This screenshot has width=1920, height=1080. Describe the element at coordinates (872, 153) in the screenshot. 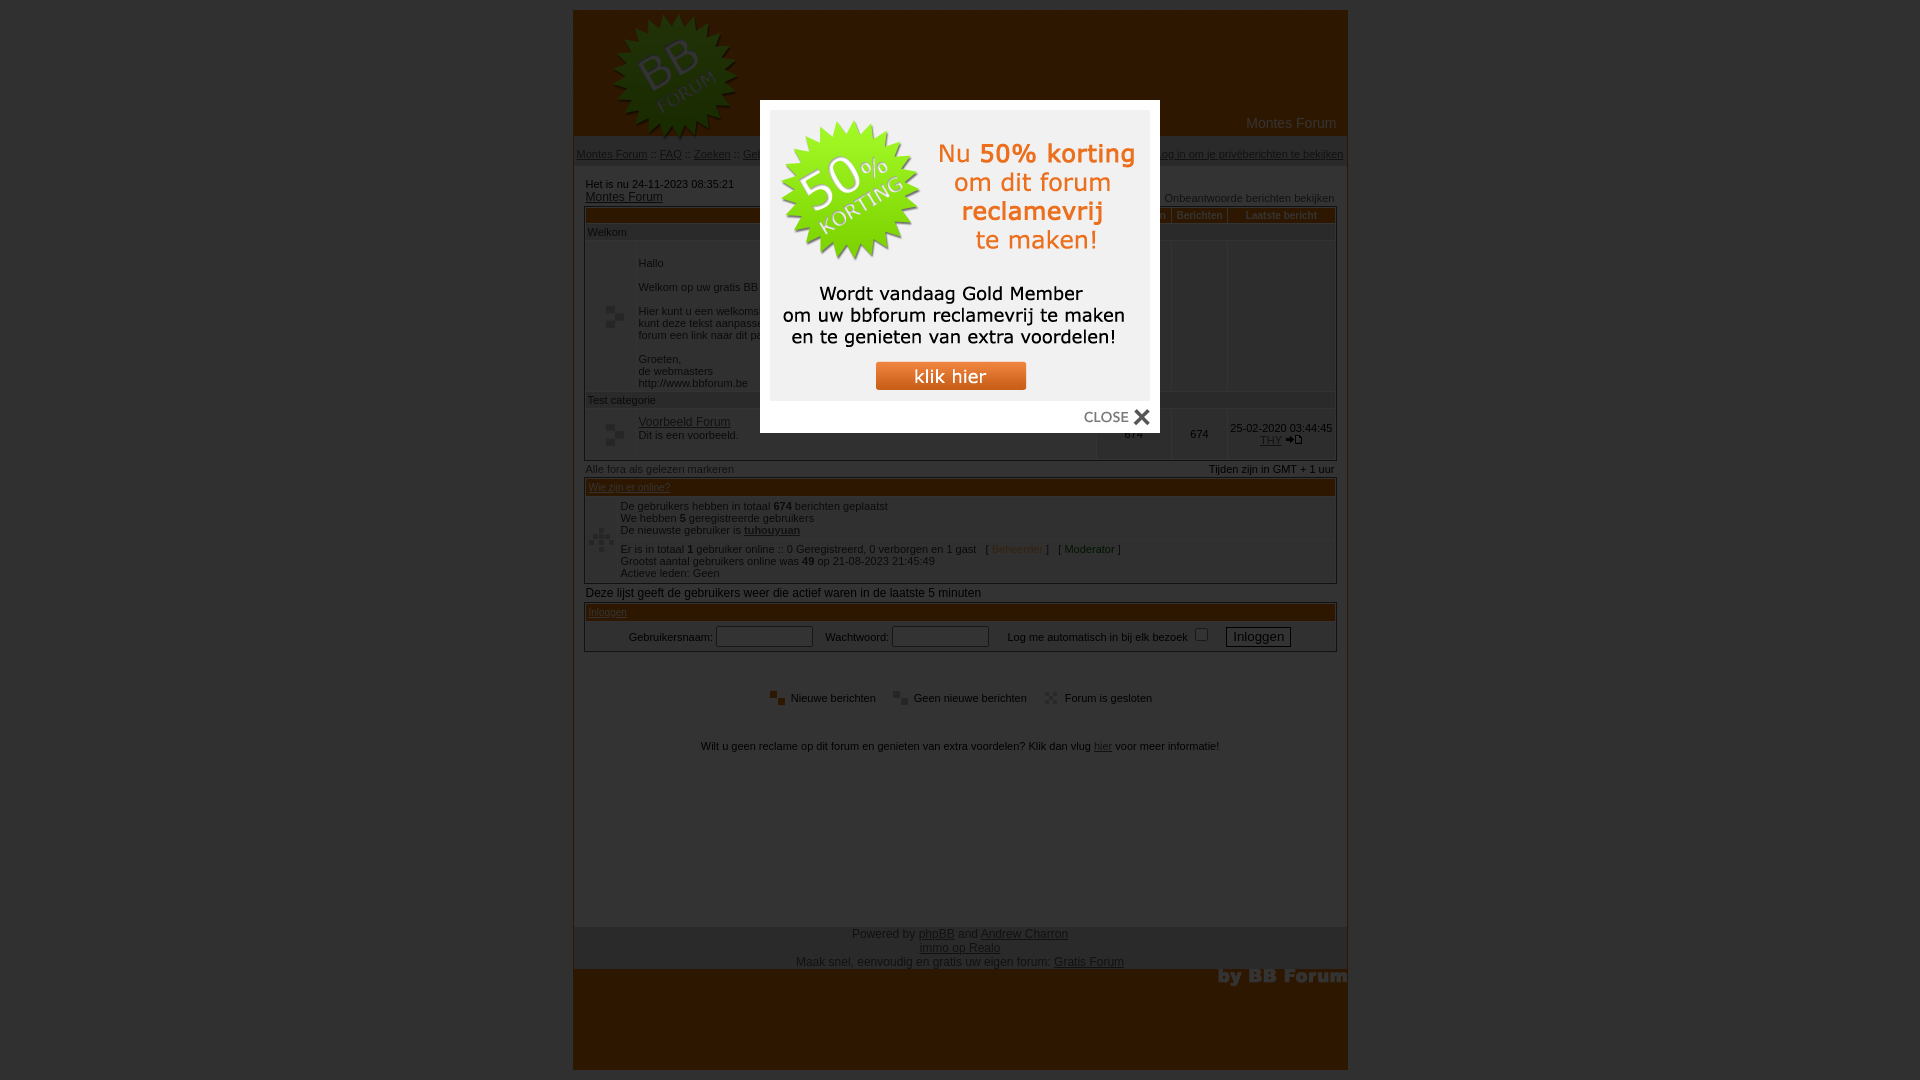

I see `'Gebruikersgroepen'` at that location.